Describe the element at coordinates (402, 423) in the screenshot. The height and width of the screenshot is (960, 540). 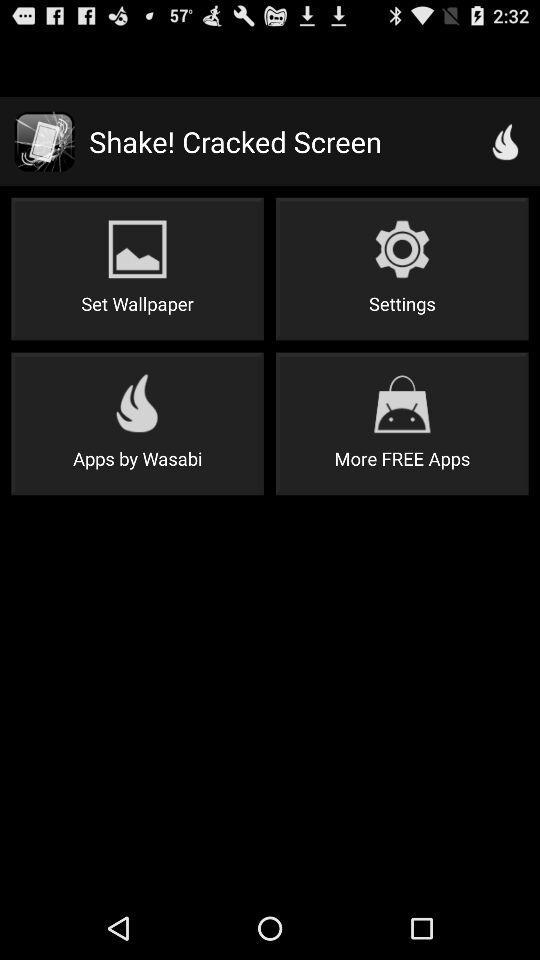
I see `the more free apps icon` at that location.